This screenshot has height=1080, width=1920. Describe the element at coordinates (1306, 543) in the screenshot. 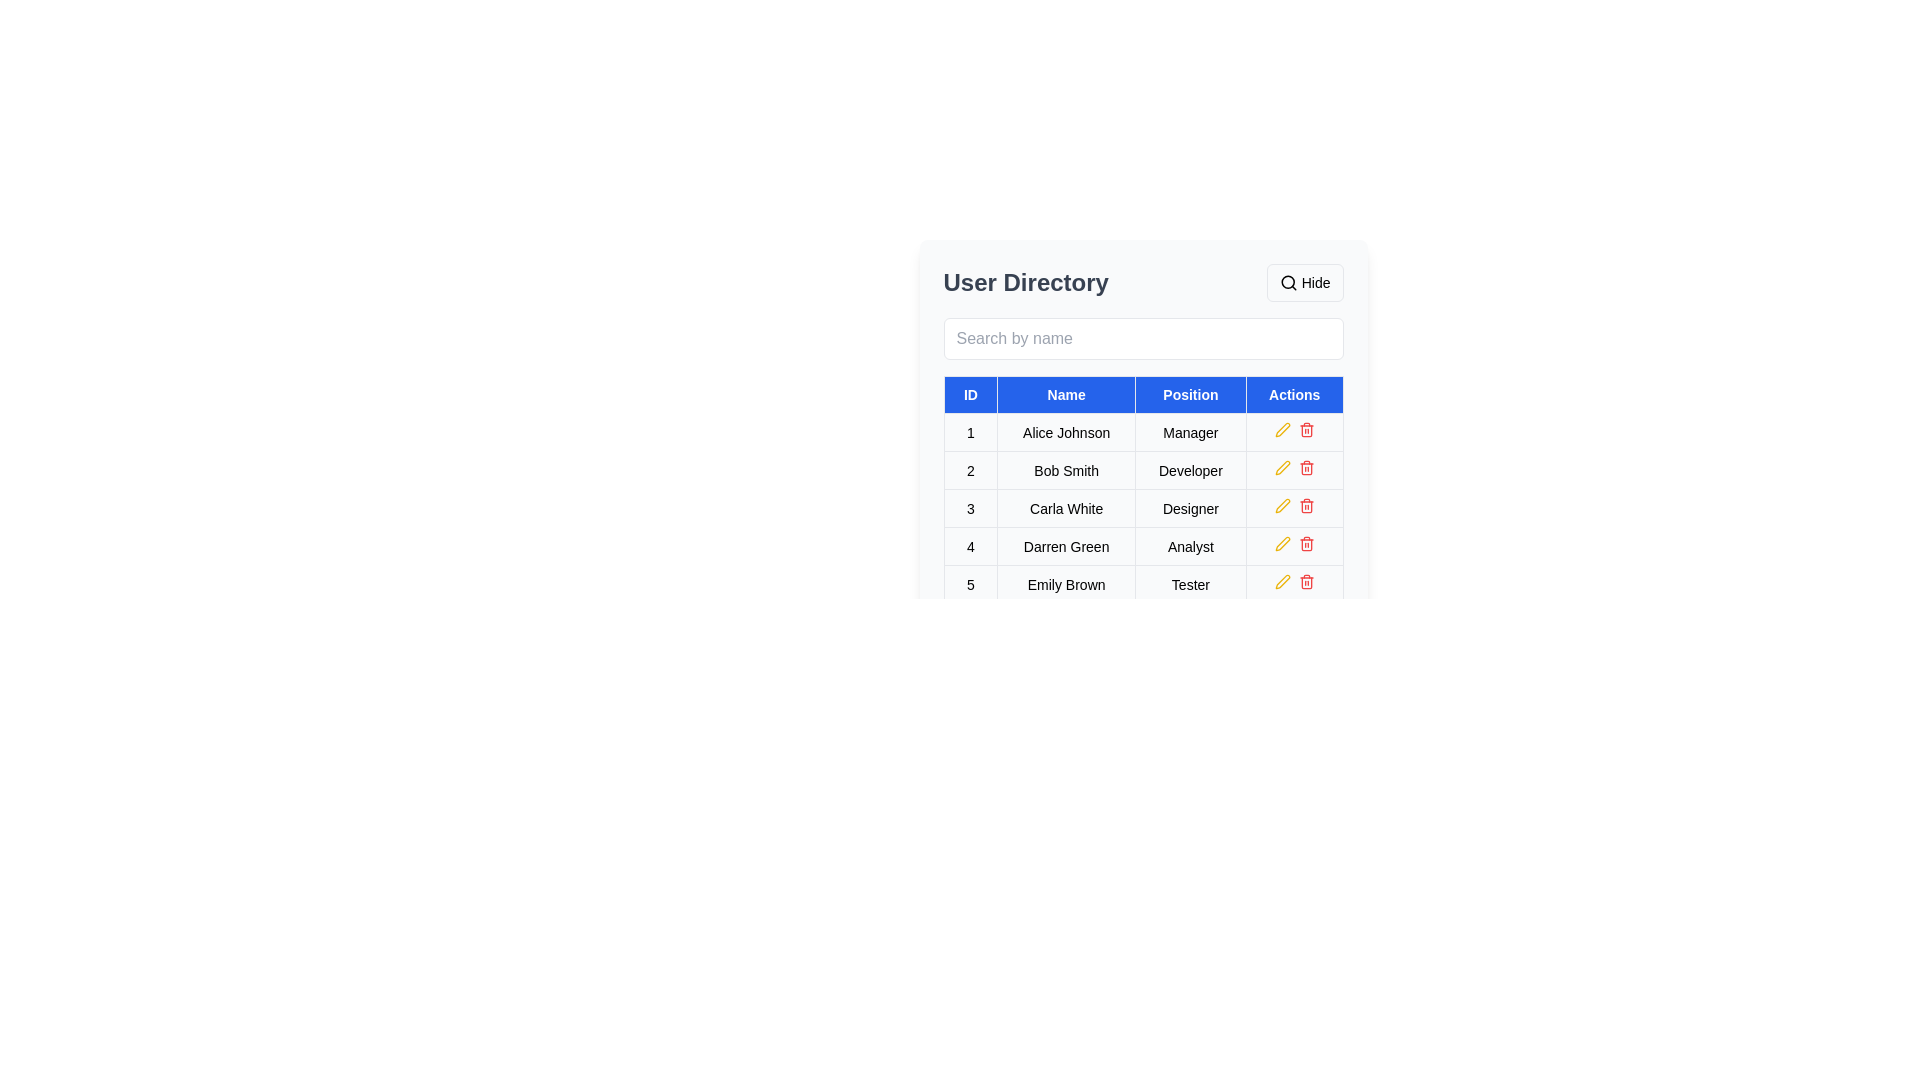

I see `the red trash can icon button located in the 'Actions' column of the row for 'Darren Green - Analyst' to invoke its delete functionality` at that location.